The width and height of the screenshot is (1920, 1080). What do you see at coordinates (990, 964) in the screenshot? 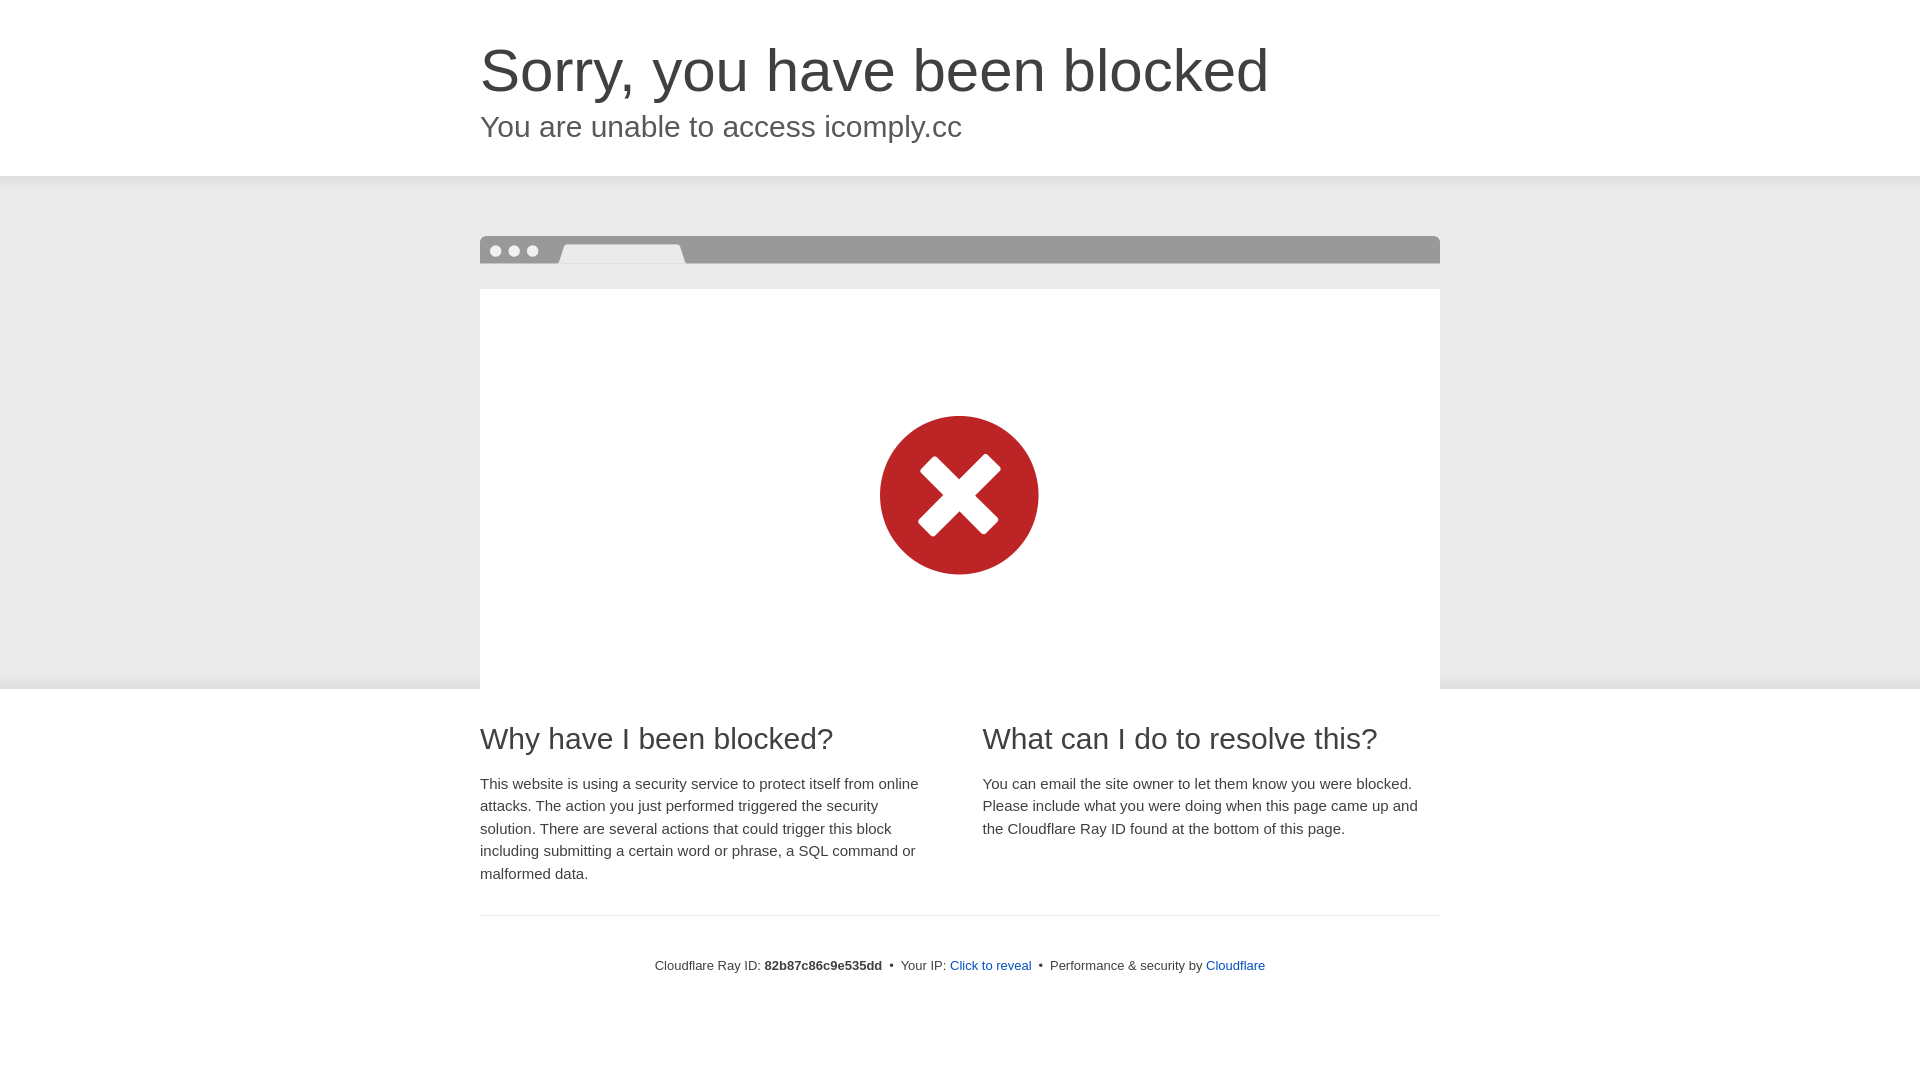
I see `'Click to reveal'` at bounding box center [990, 964].